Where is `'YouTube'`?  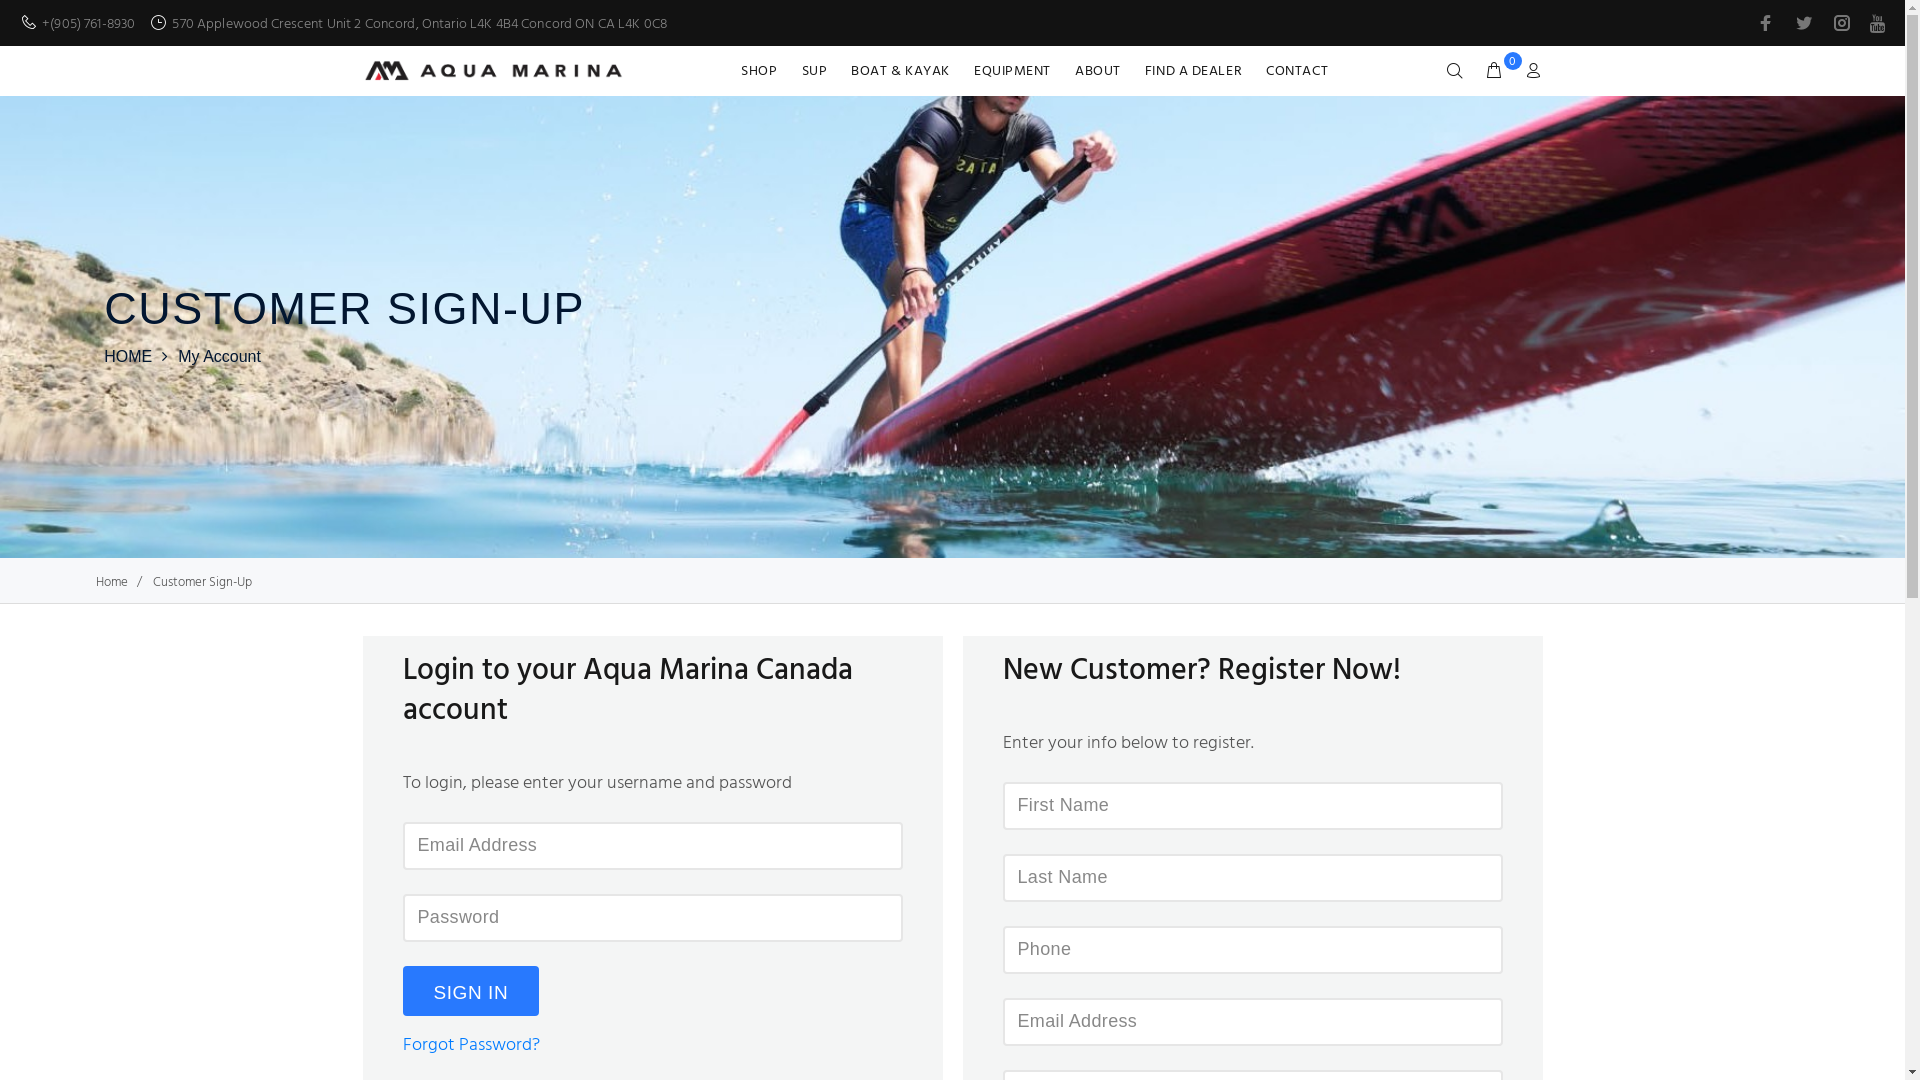 'YouTube' is located at coordinates (1874, 23).